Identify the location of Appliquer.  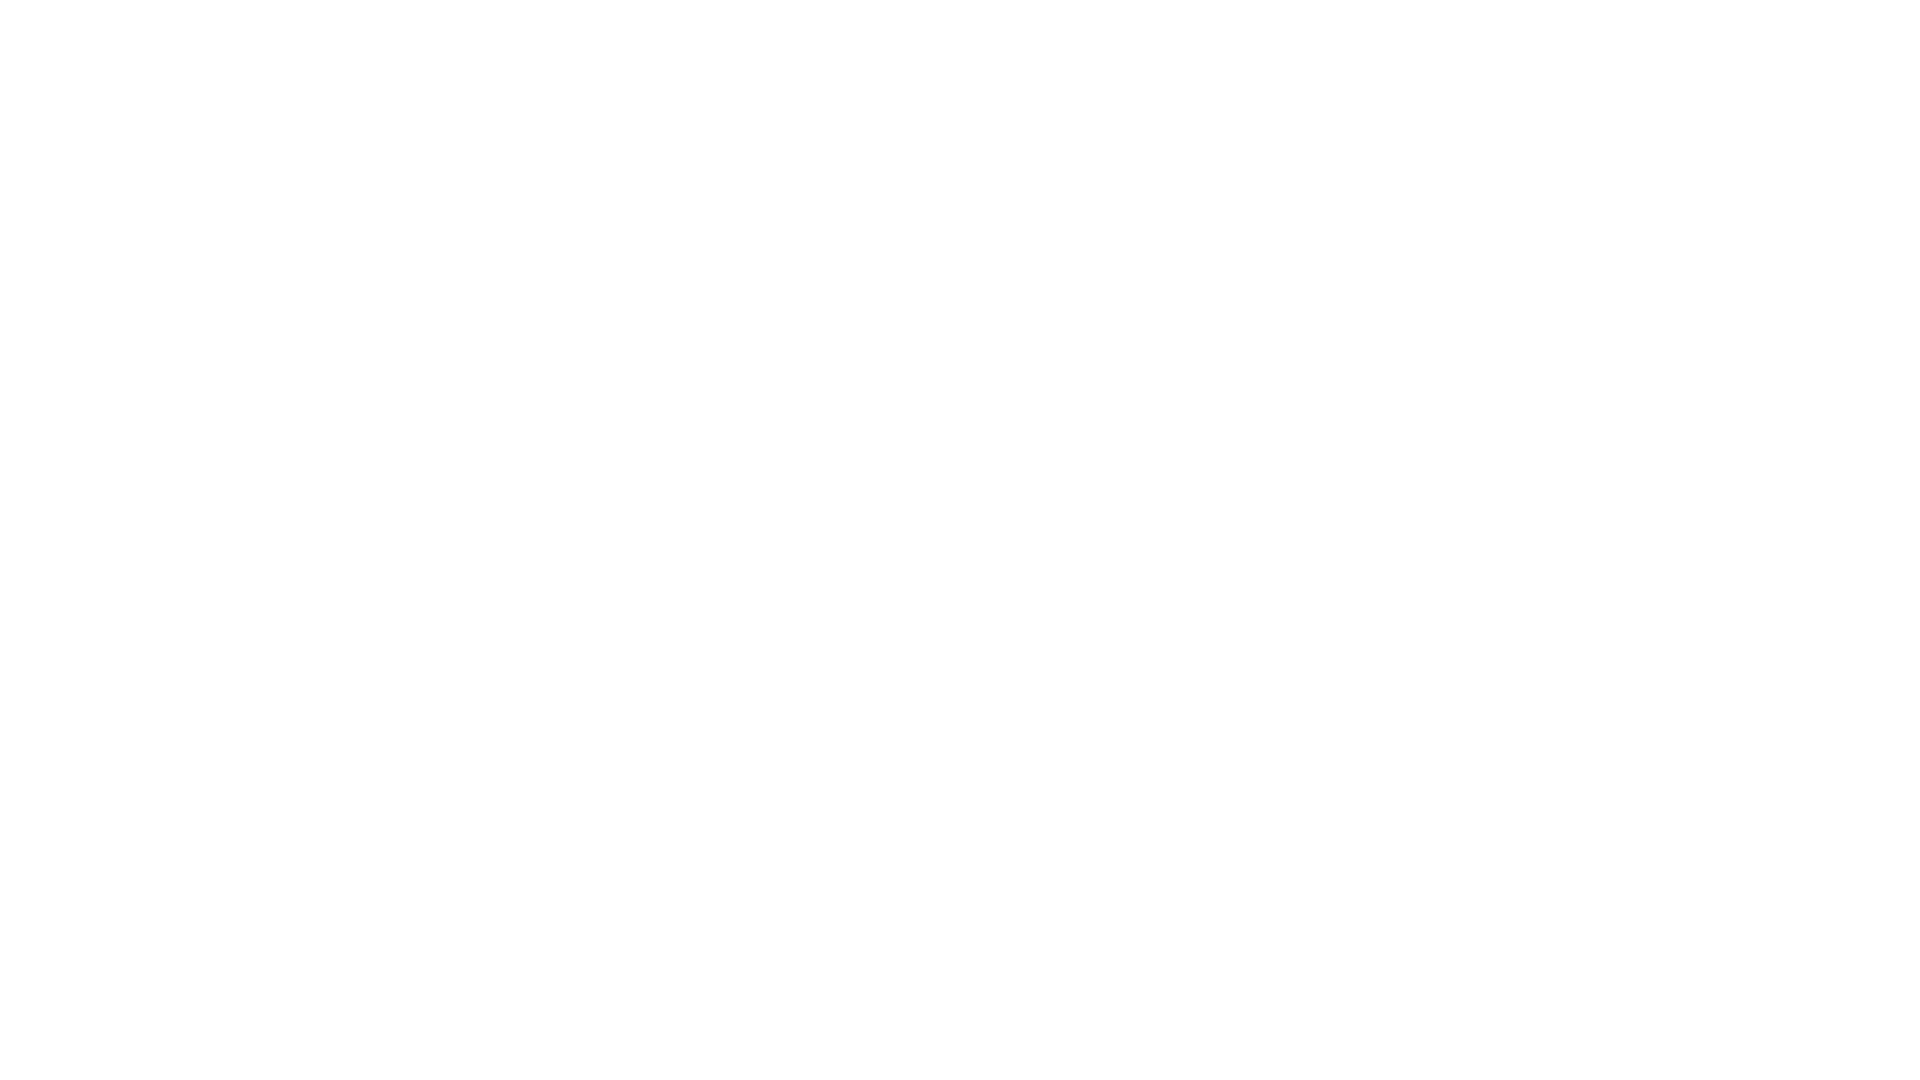
(1182, 828).